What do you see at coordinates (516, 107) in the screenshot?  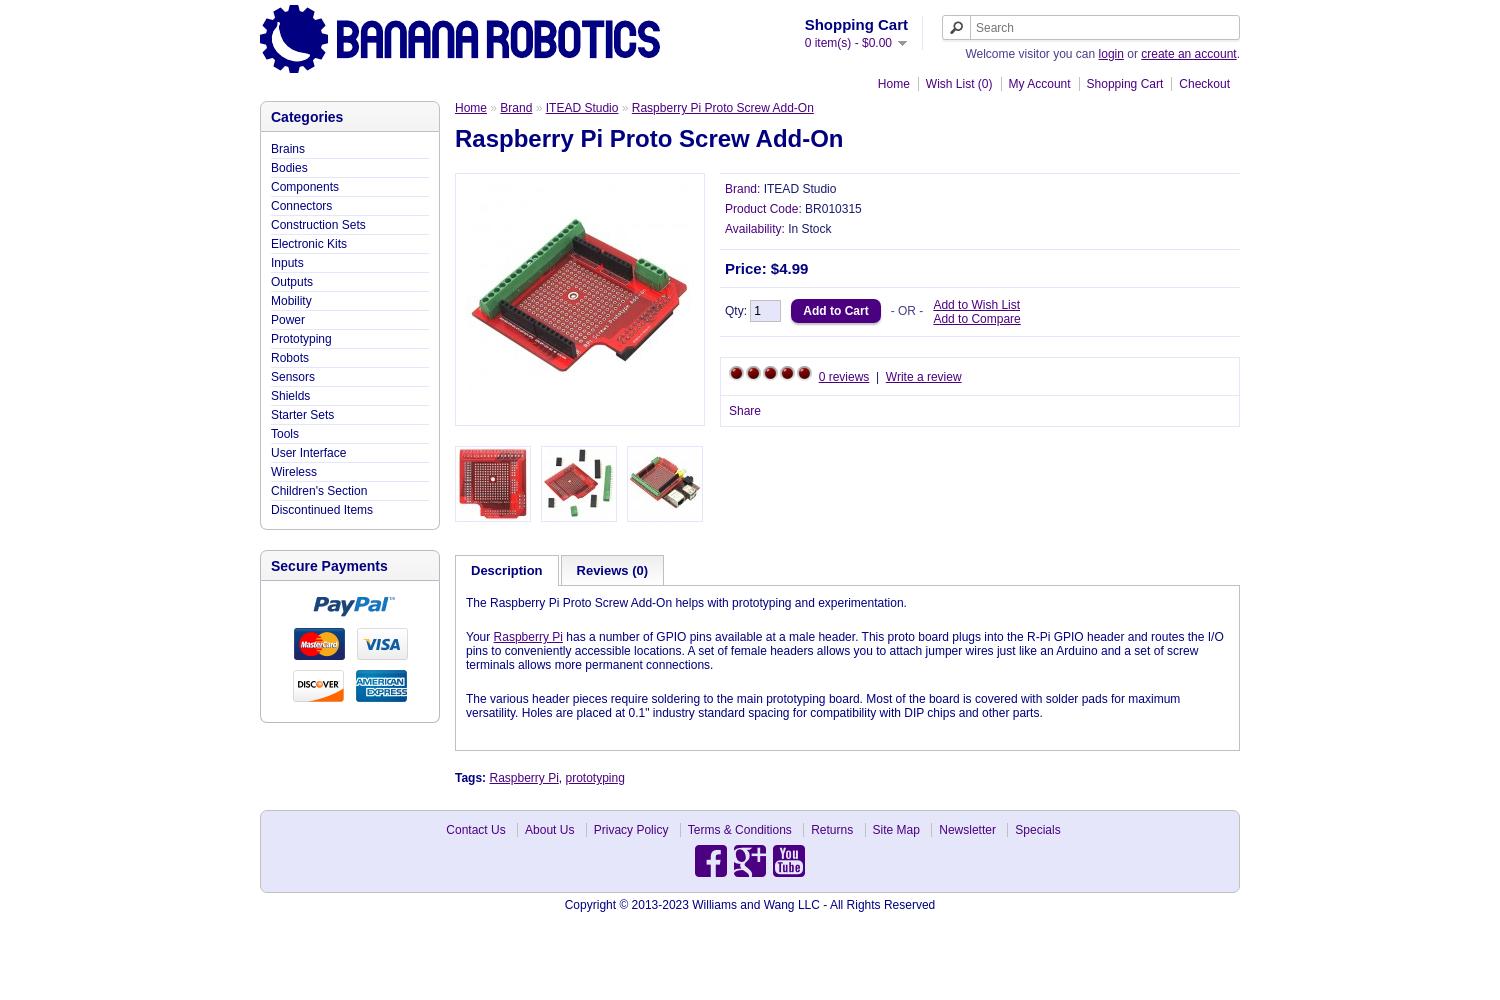 I see `'Brand'` at bounding box center [516, 107].